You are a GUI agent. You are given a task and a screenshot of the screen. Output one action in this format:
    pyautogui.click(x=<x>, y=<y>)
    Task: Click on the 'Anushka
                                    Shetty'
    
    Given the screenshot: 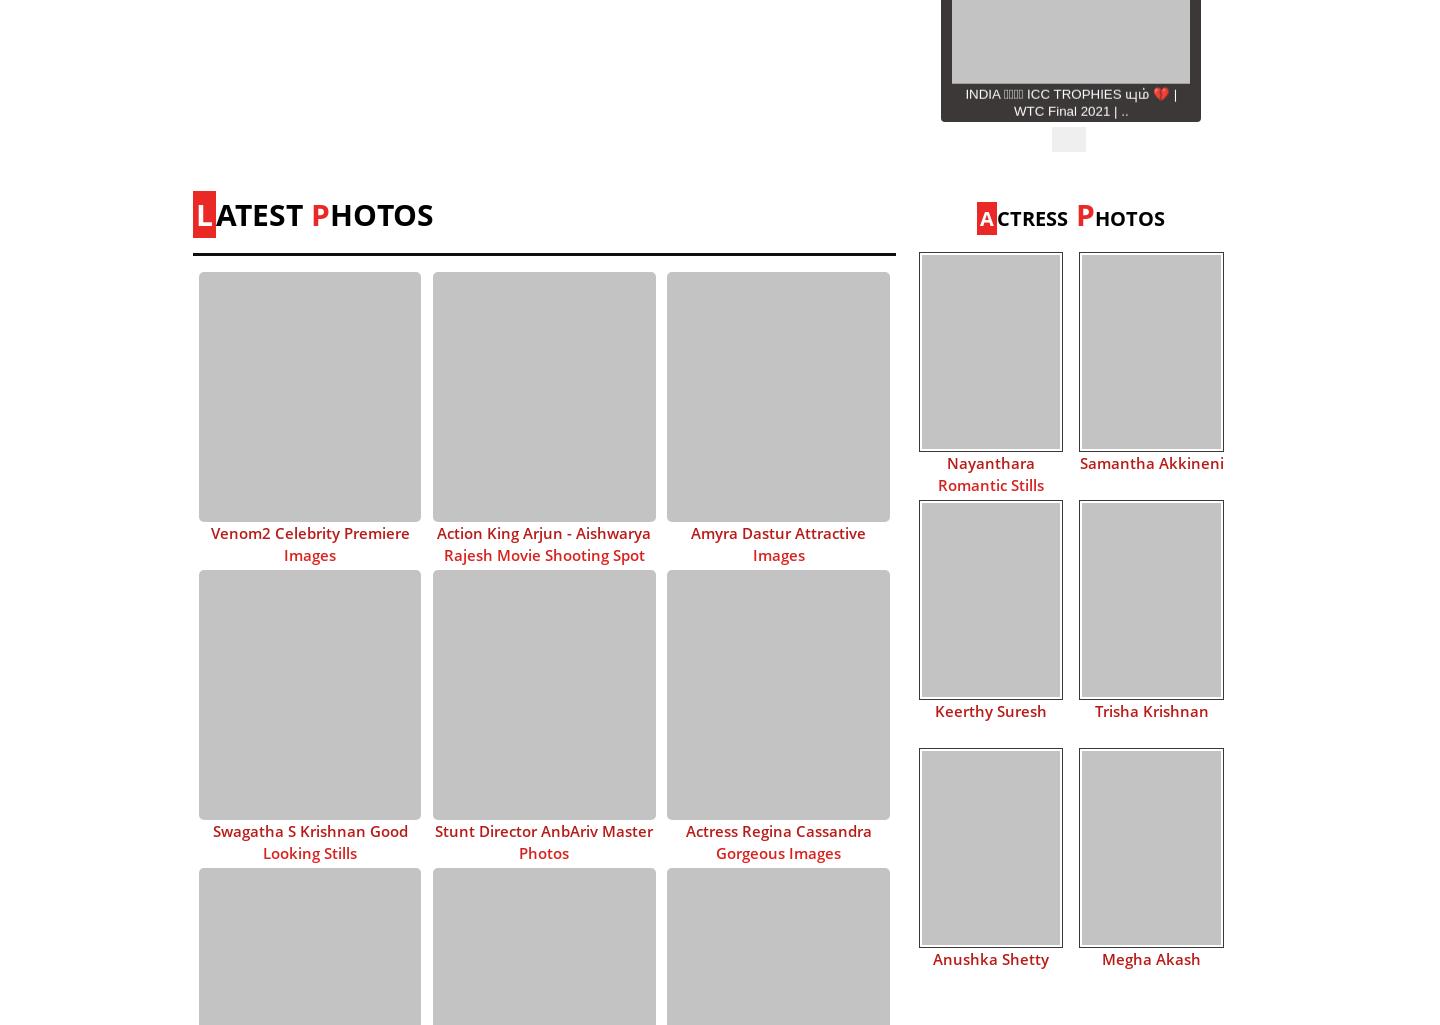 What is the action you would take?
    pyautogui.click(x=989, y=957)
    